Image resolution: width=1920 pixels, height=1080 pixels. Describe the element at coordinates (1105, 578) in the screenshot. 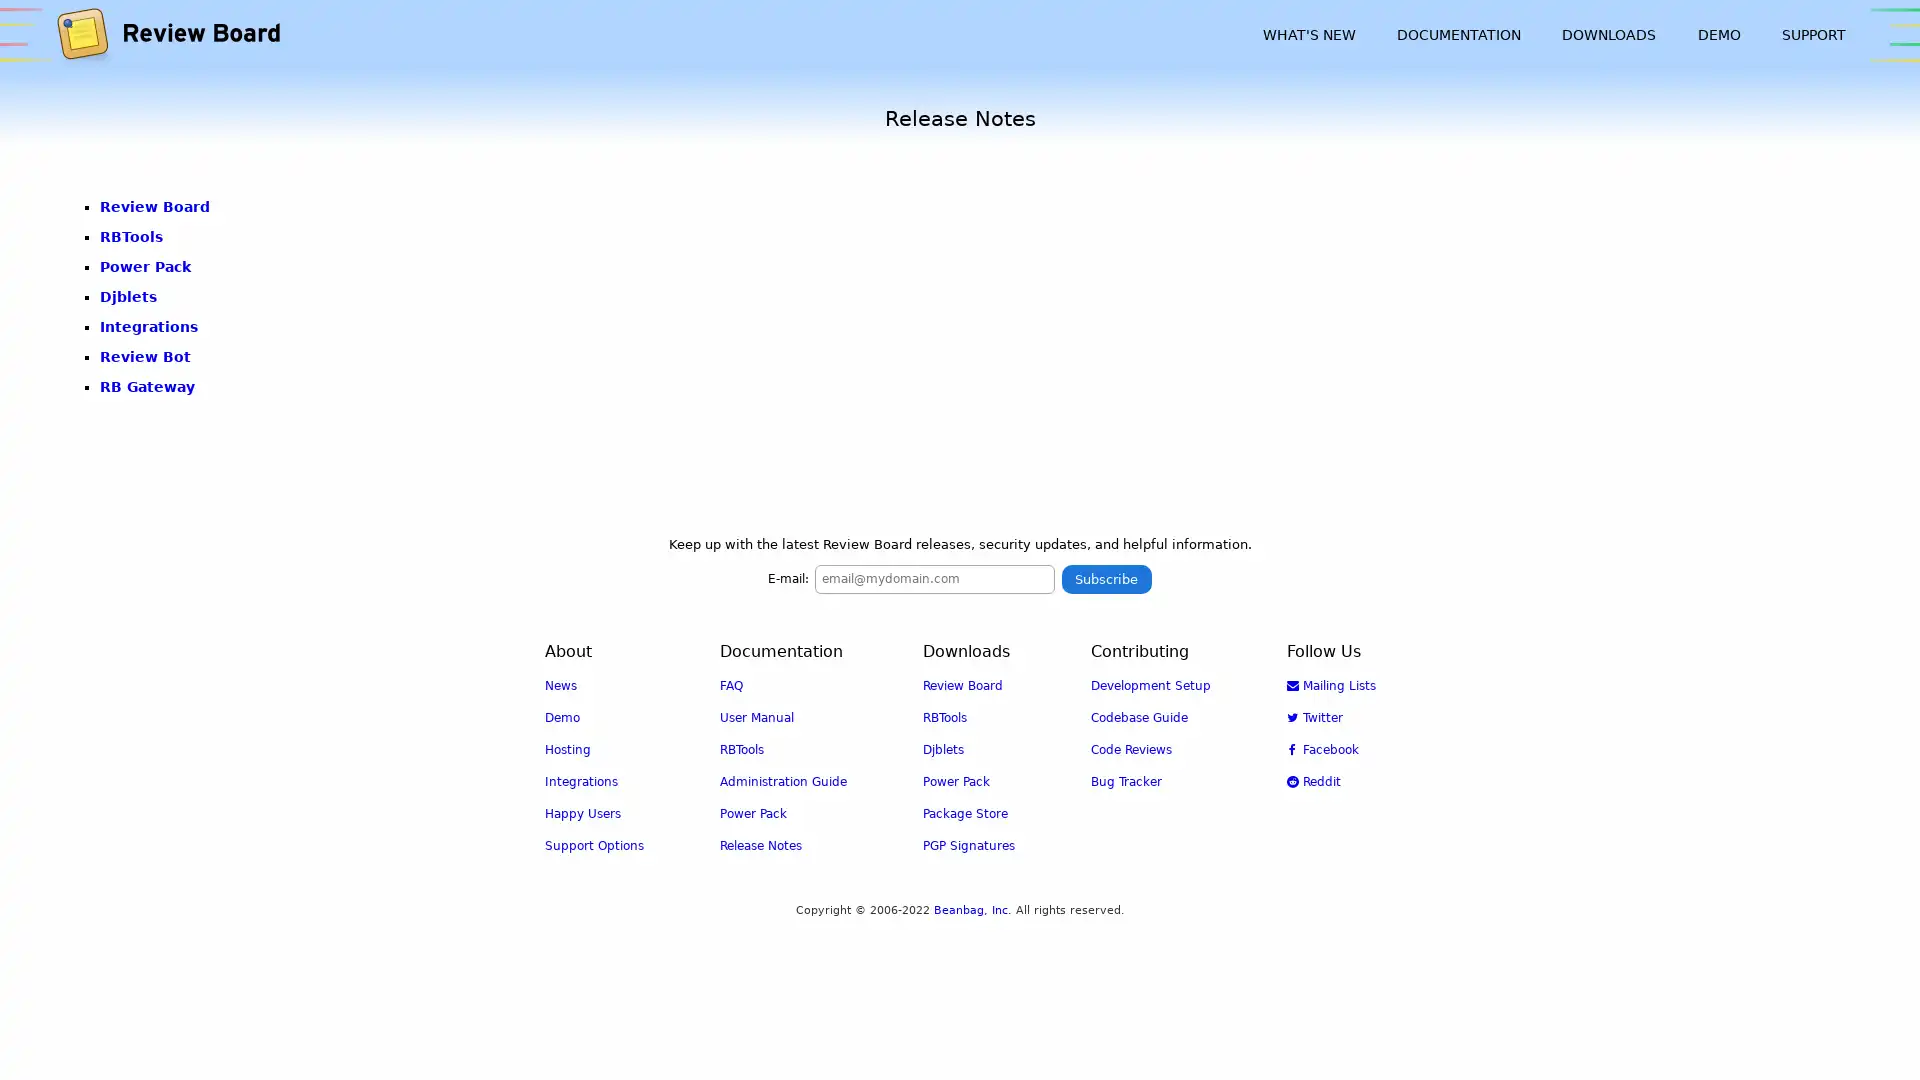

I see `Subscribe` at that location.